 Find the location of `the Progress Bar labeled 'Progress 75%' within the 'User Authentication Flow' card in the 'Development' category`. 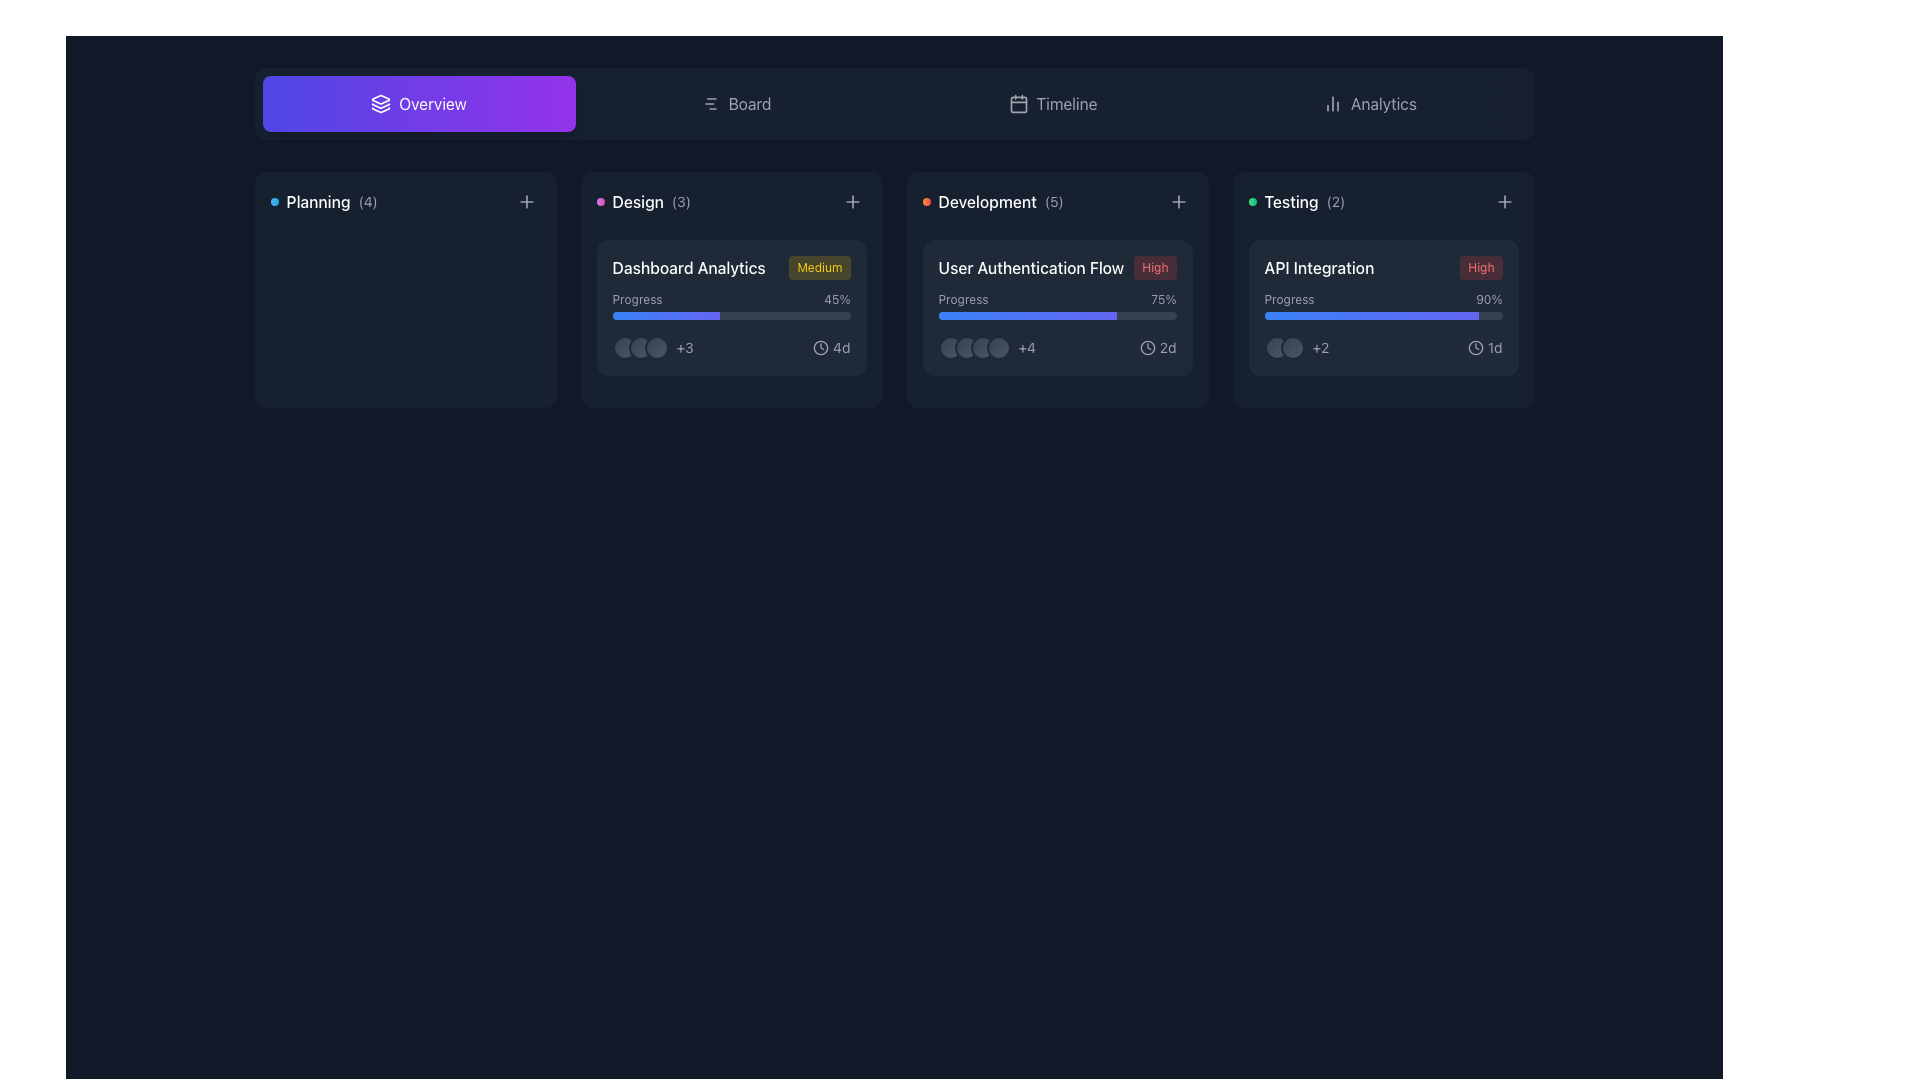

the Progress Bar labeled 'Progress 75%' within the 'User Authentication Flow' card in the 'Development' category is located at coordinates (1056, 305).